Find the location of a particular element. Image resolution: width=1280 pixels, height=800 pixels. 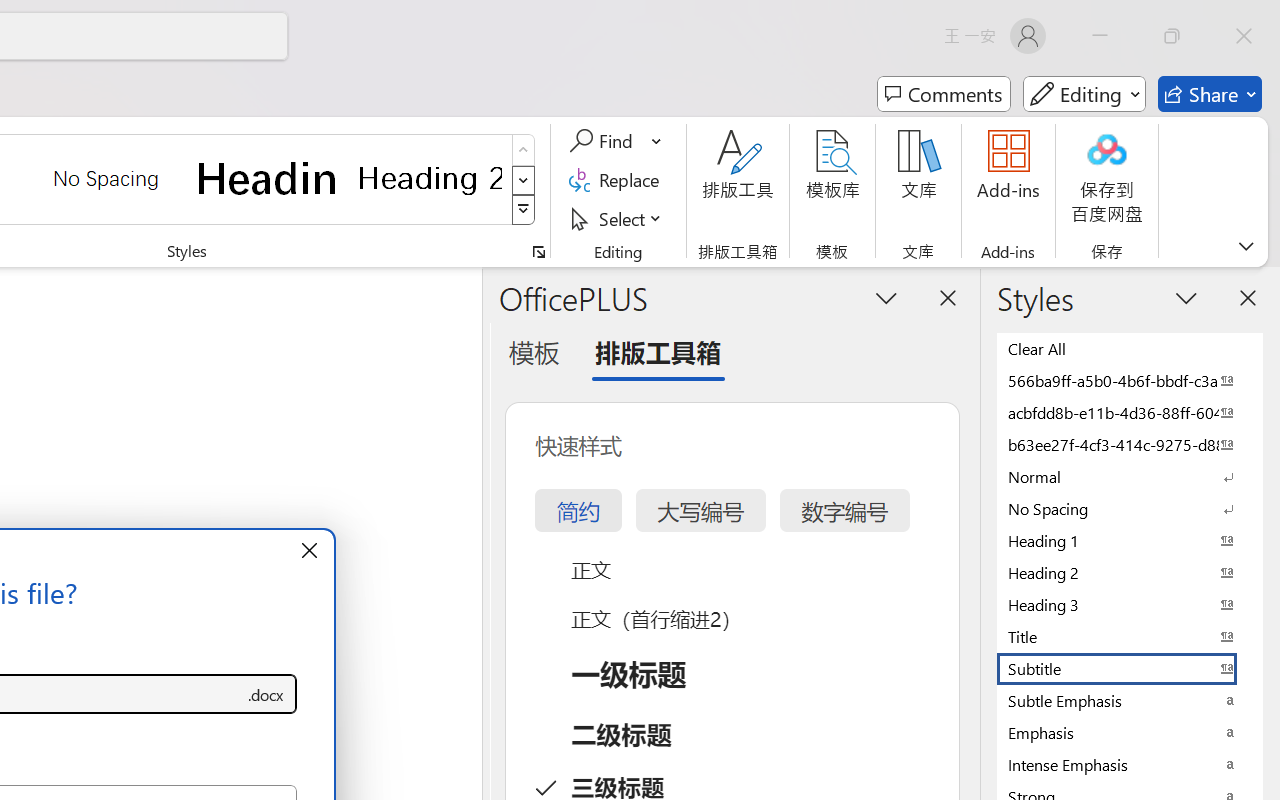

'Select' is located at coordinates (617, 218).